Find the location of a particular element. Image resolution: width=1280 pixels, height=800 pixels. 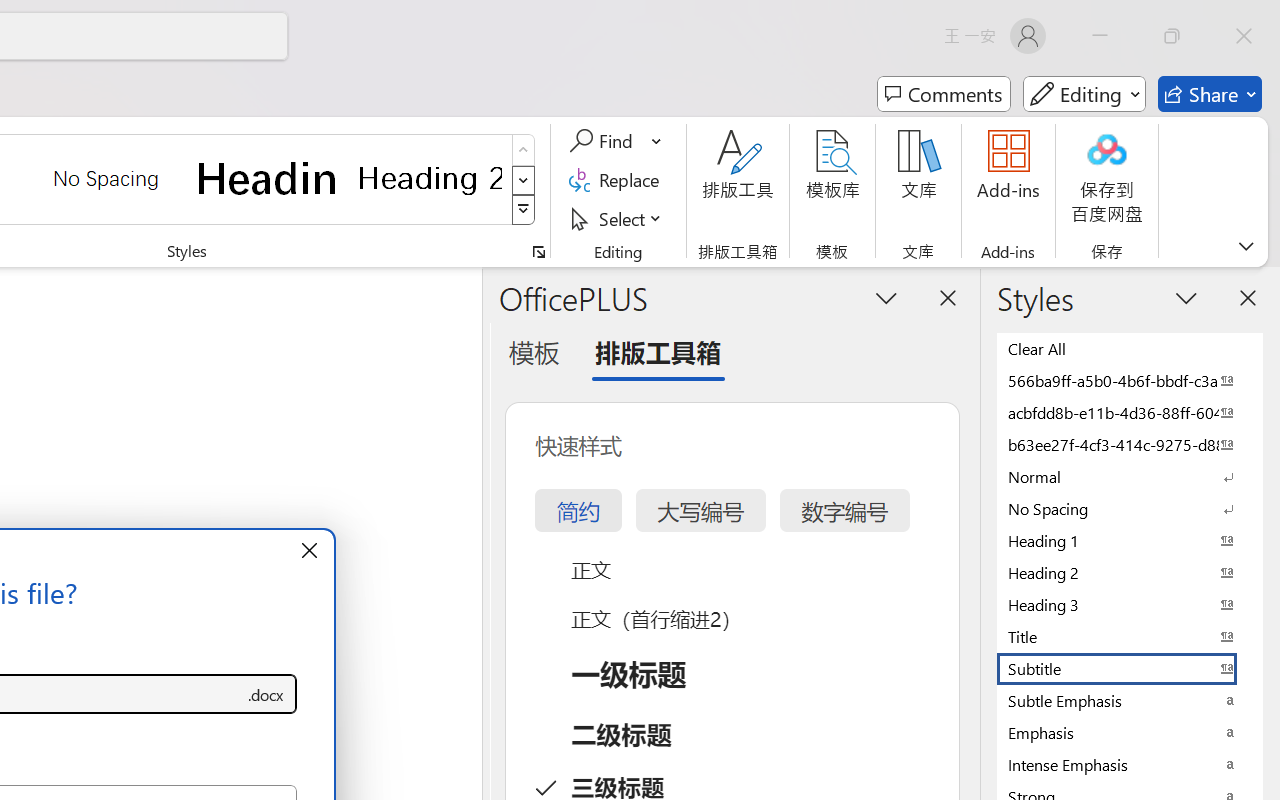

'Select' is located at coordinates (617, 218).